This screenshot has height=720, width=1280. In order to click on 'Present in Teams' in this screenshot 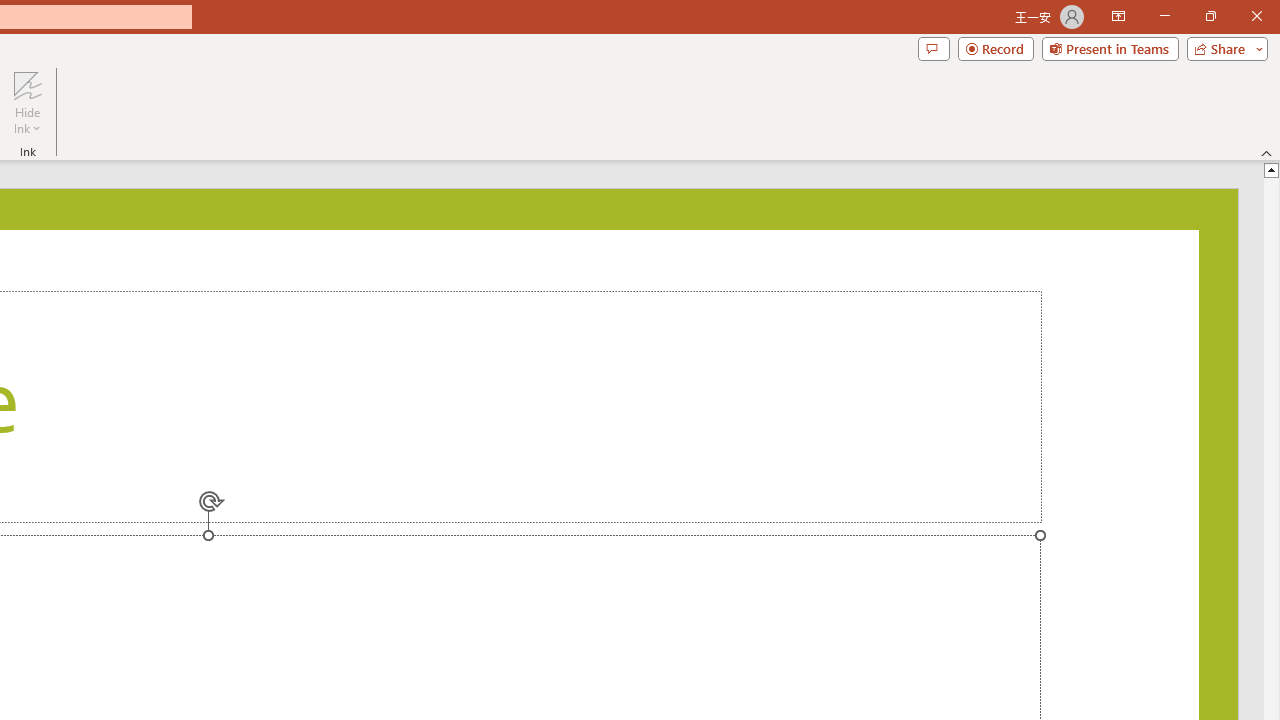, I will do `click(1109, 47)`.